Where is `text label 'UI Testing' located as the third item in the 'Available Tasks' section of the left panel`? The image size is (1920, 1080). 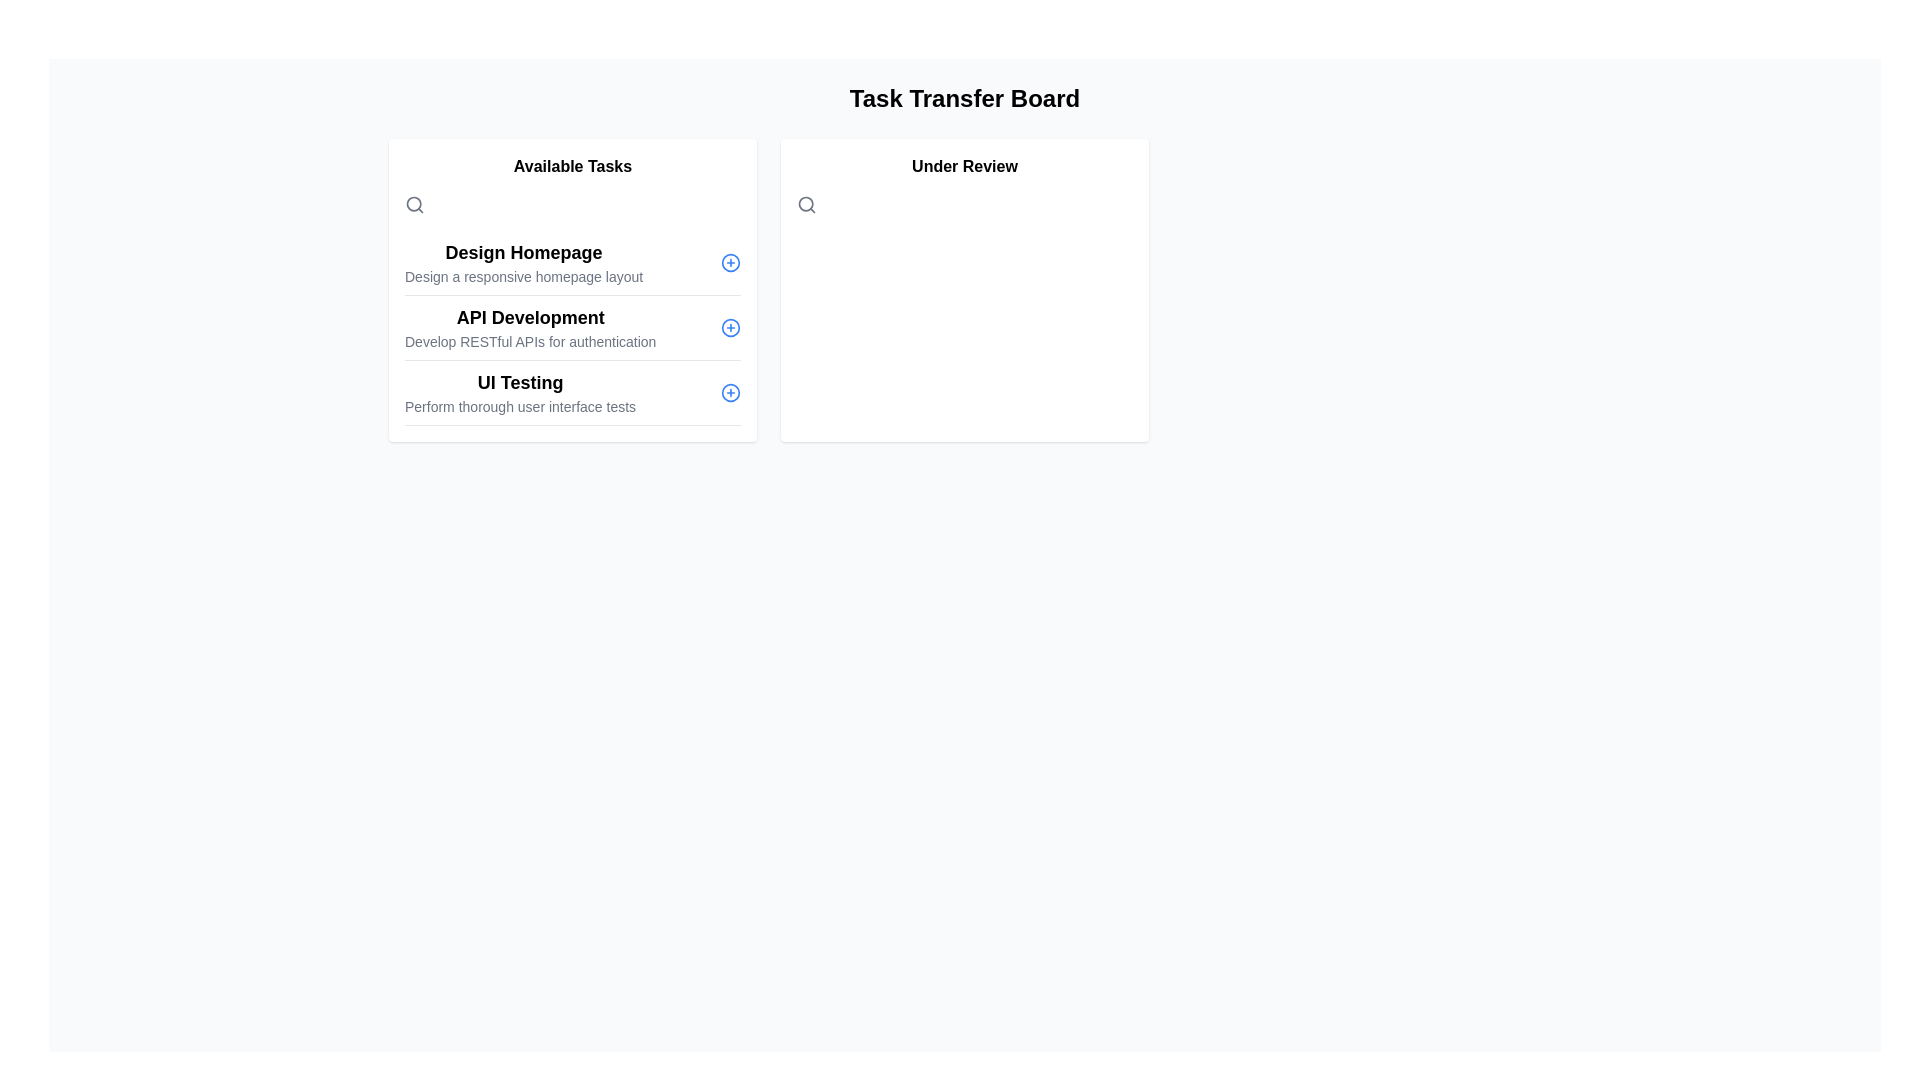
text label 'UI Testing' located as the third item in the 'Available Tasks' section of the left panel is located at coordinates (520, 382).